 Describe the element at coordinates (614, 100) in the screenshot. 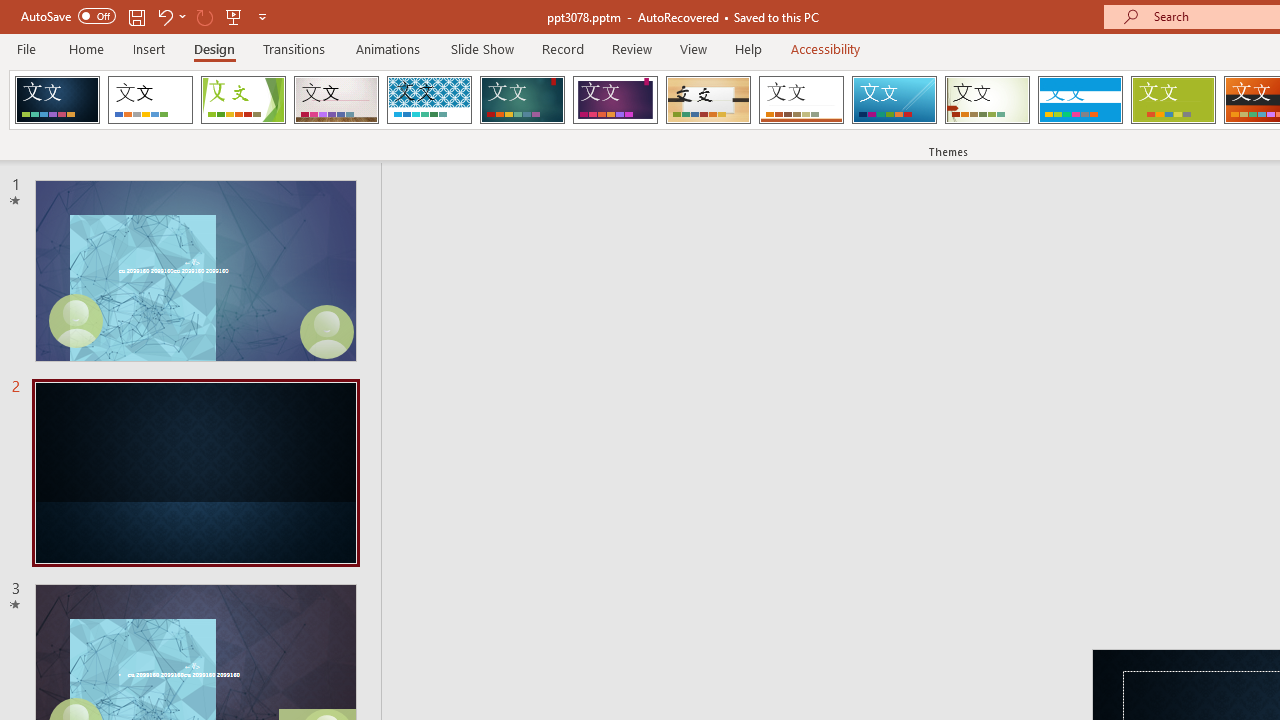

I see `'Ion Boardroom'` at that location.